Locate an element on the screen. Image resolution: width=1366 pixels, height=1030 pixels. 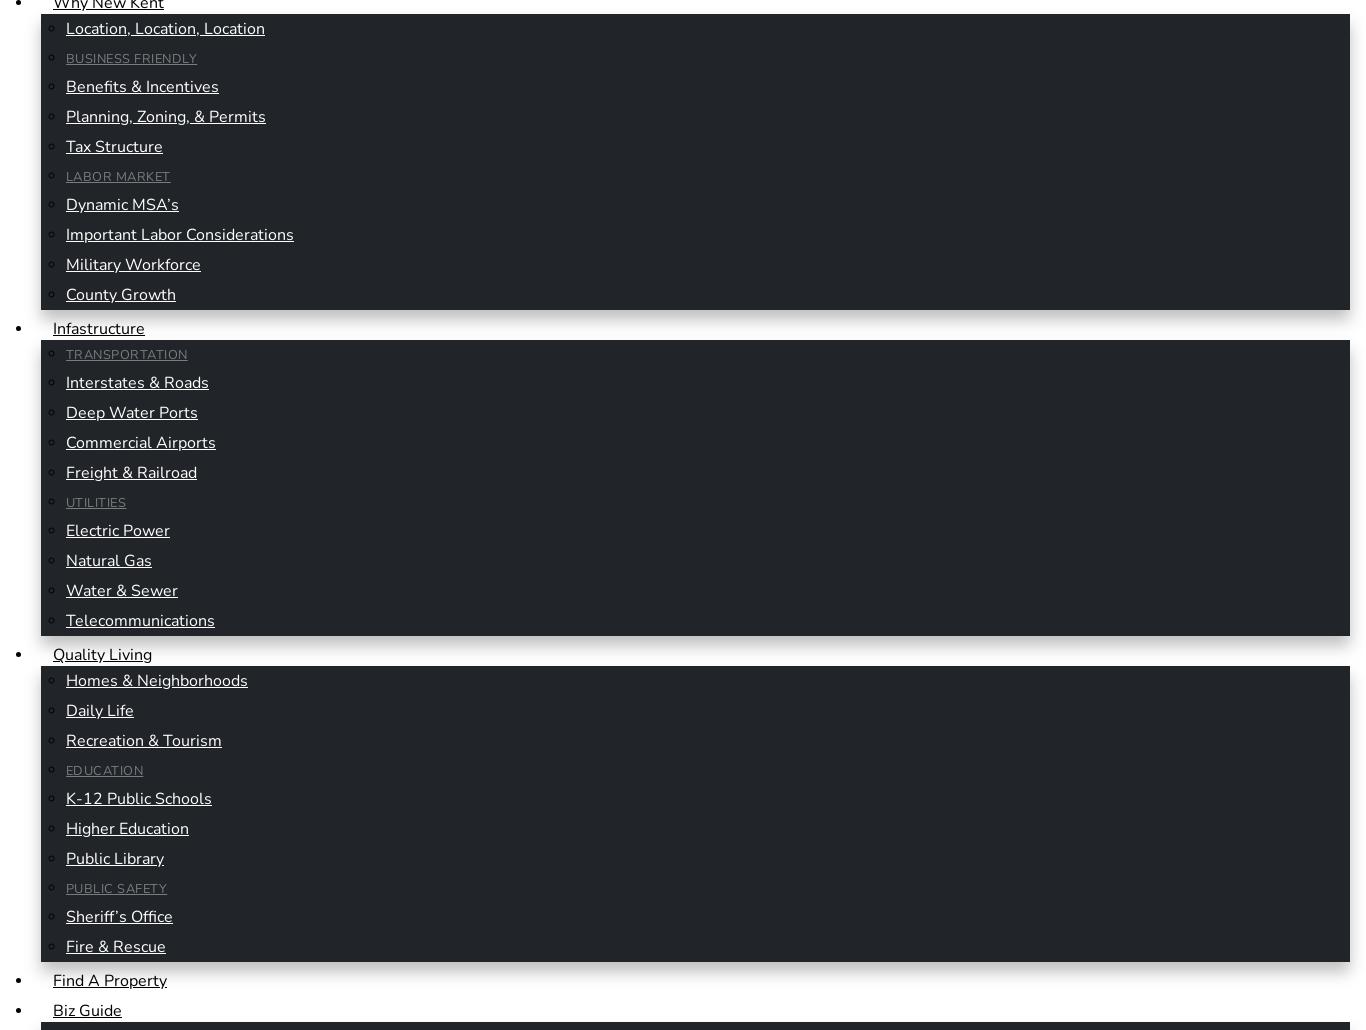
'Daily Life' is located at coordinates (65, 709).